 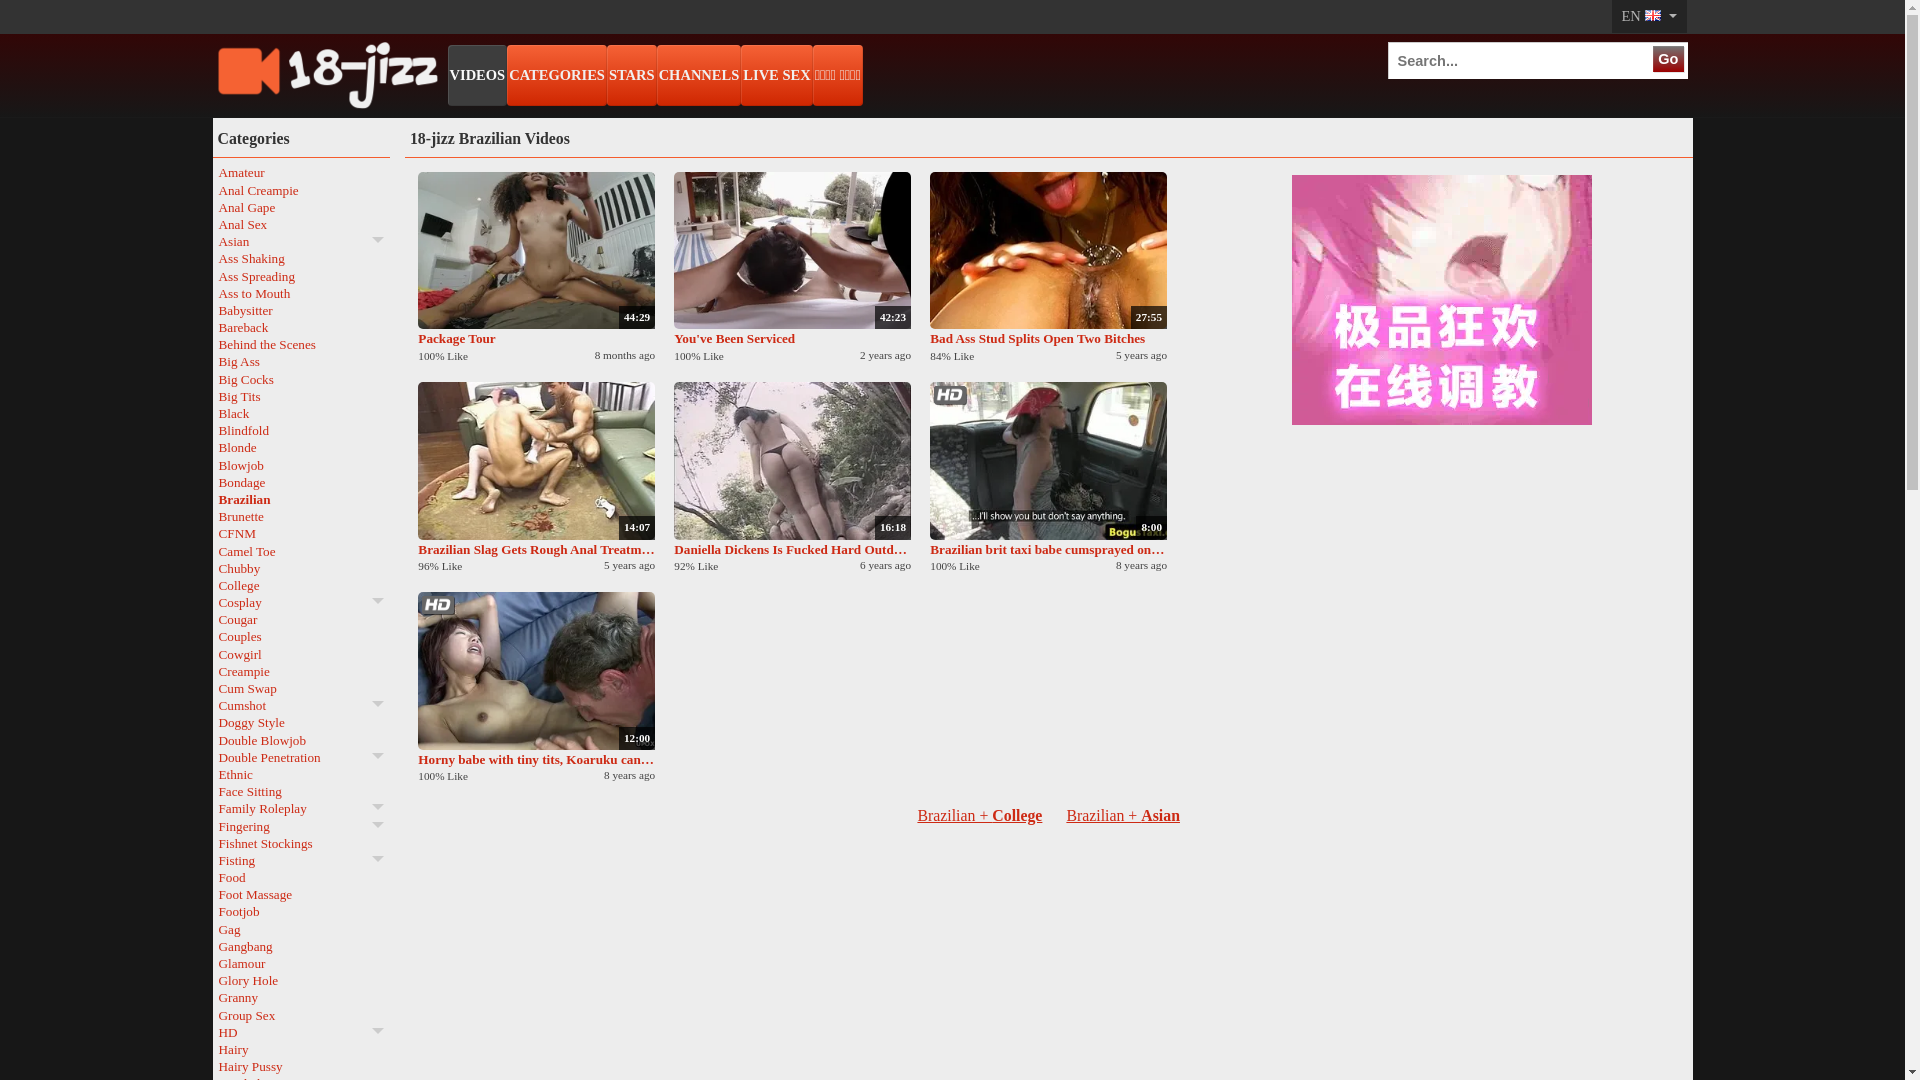 I want to click on '27:55', so click(x=1047, y=249).